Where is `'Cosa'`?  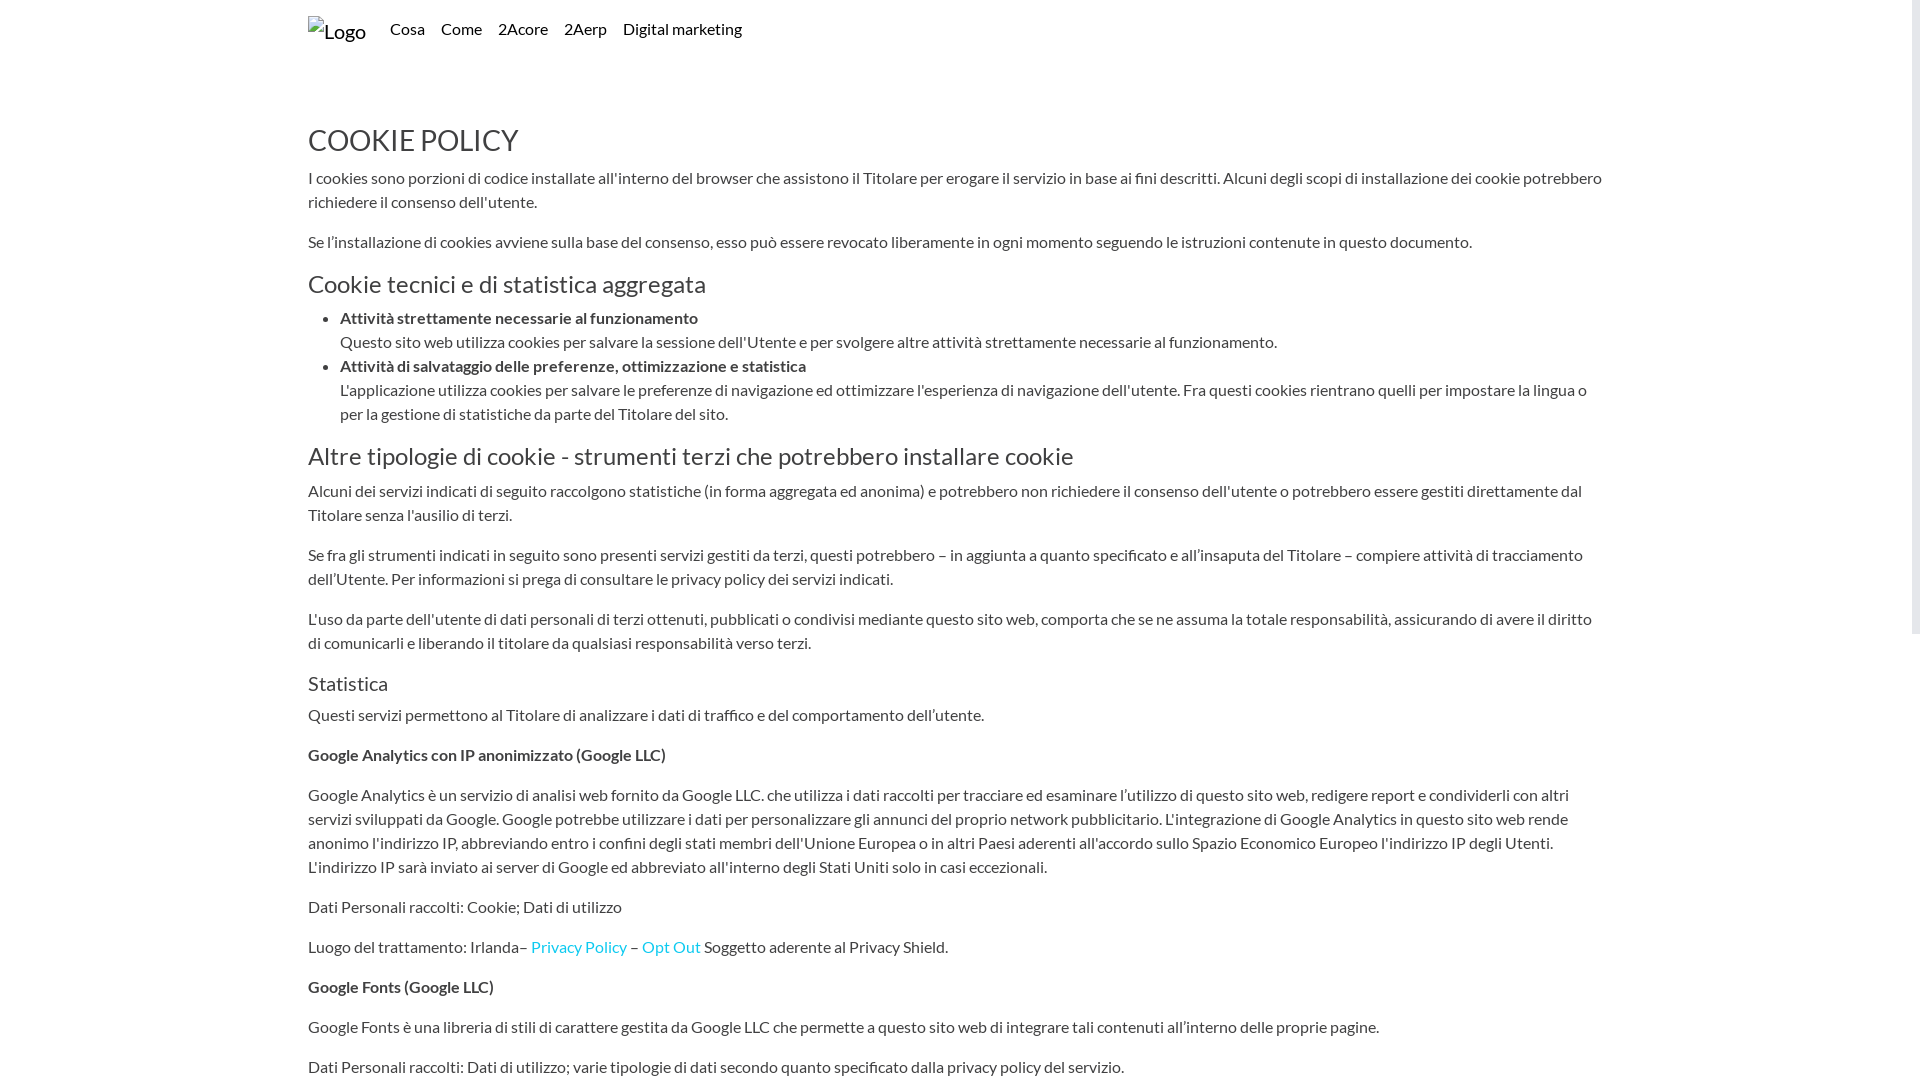 'Cosa' is located at coordinates (406, 29).